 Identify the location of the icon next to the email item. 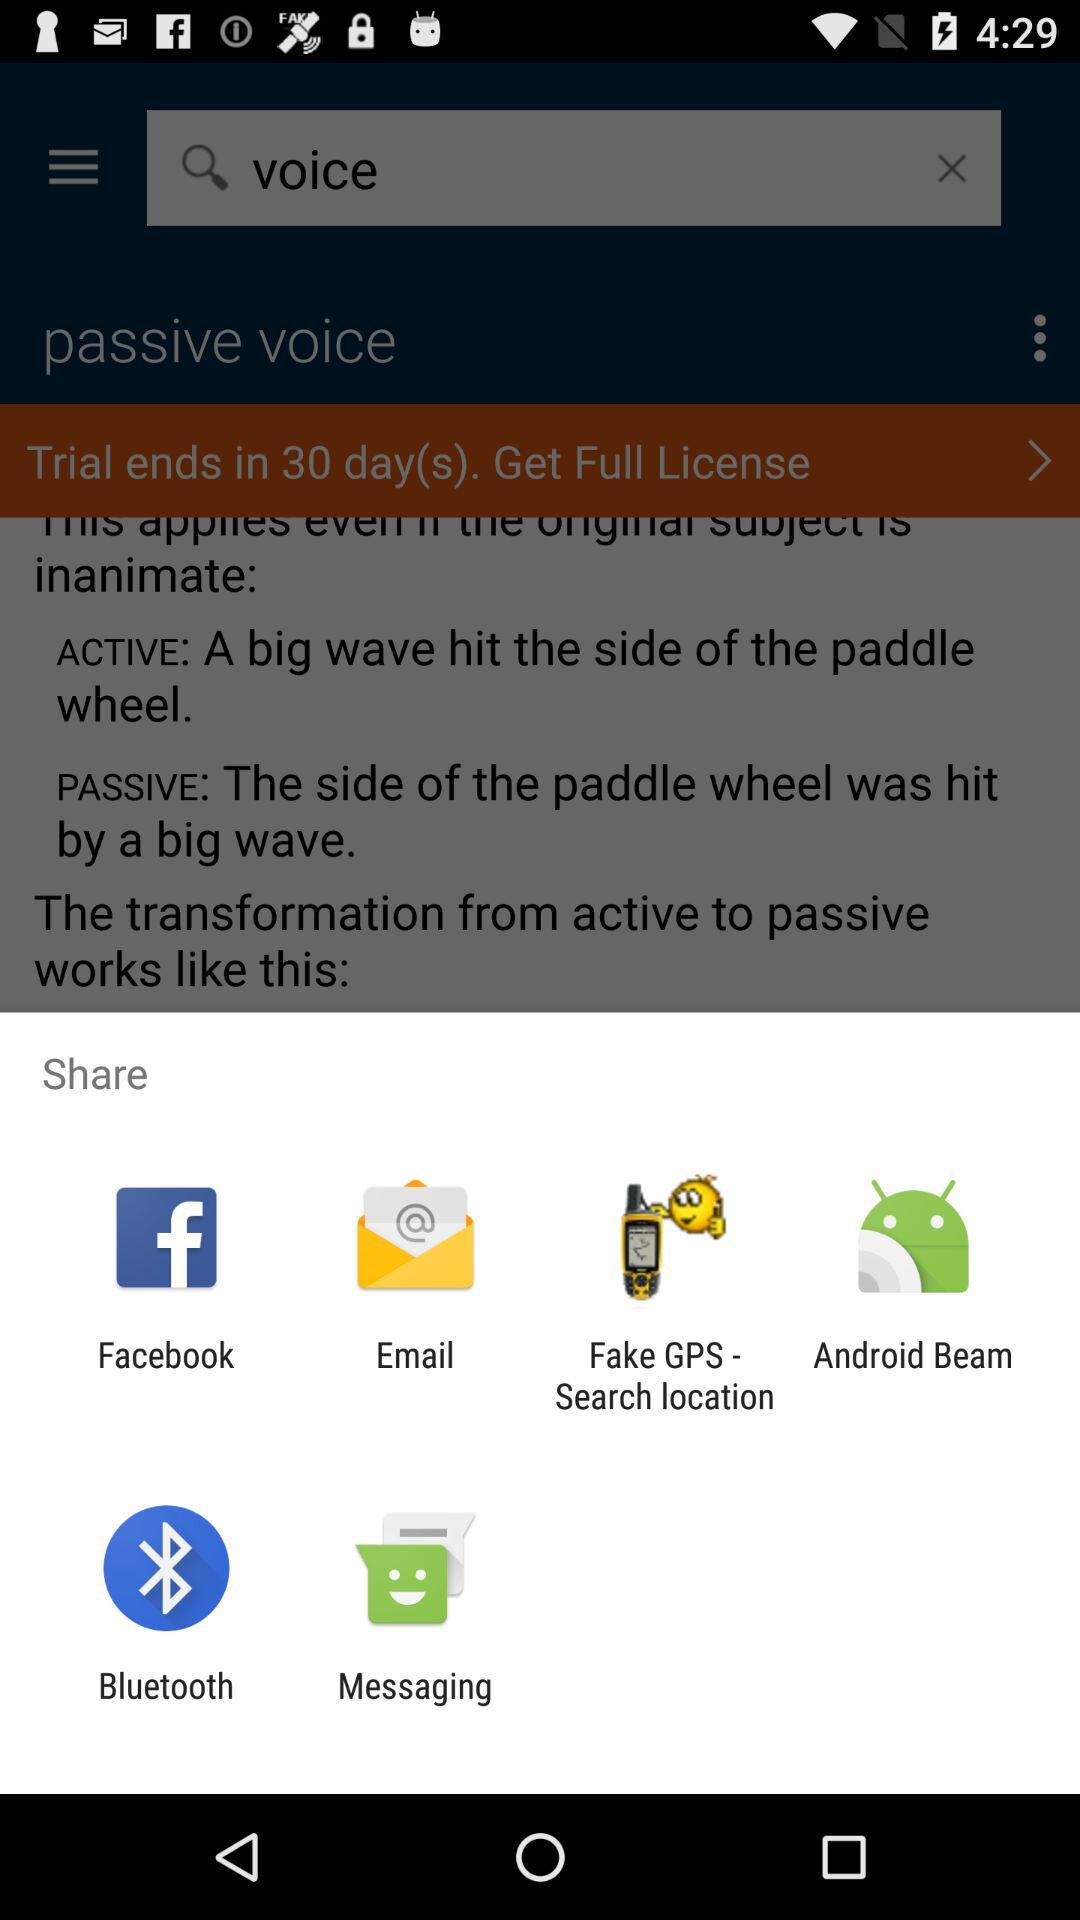
(664, 1374).